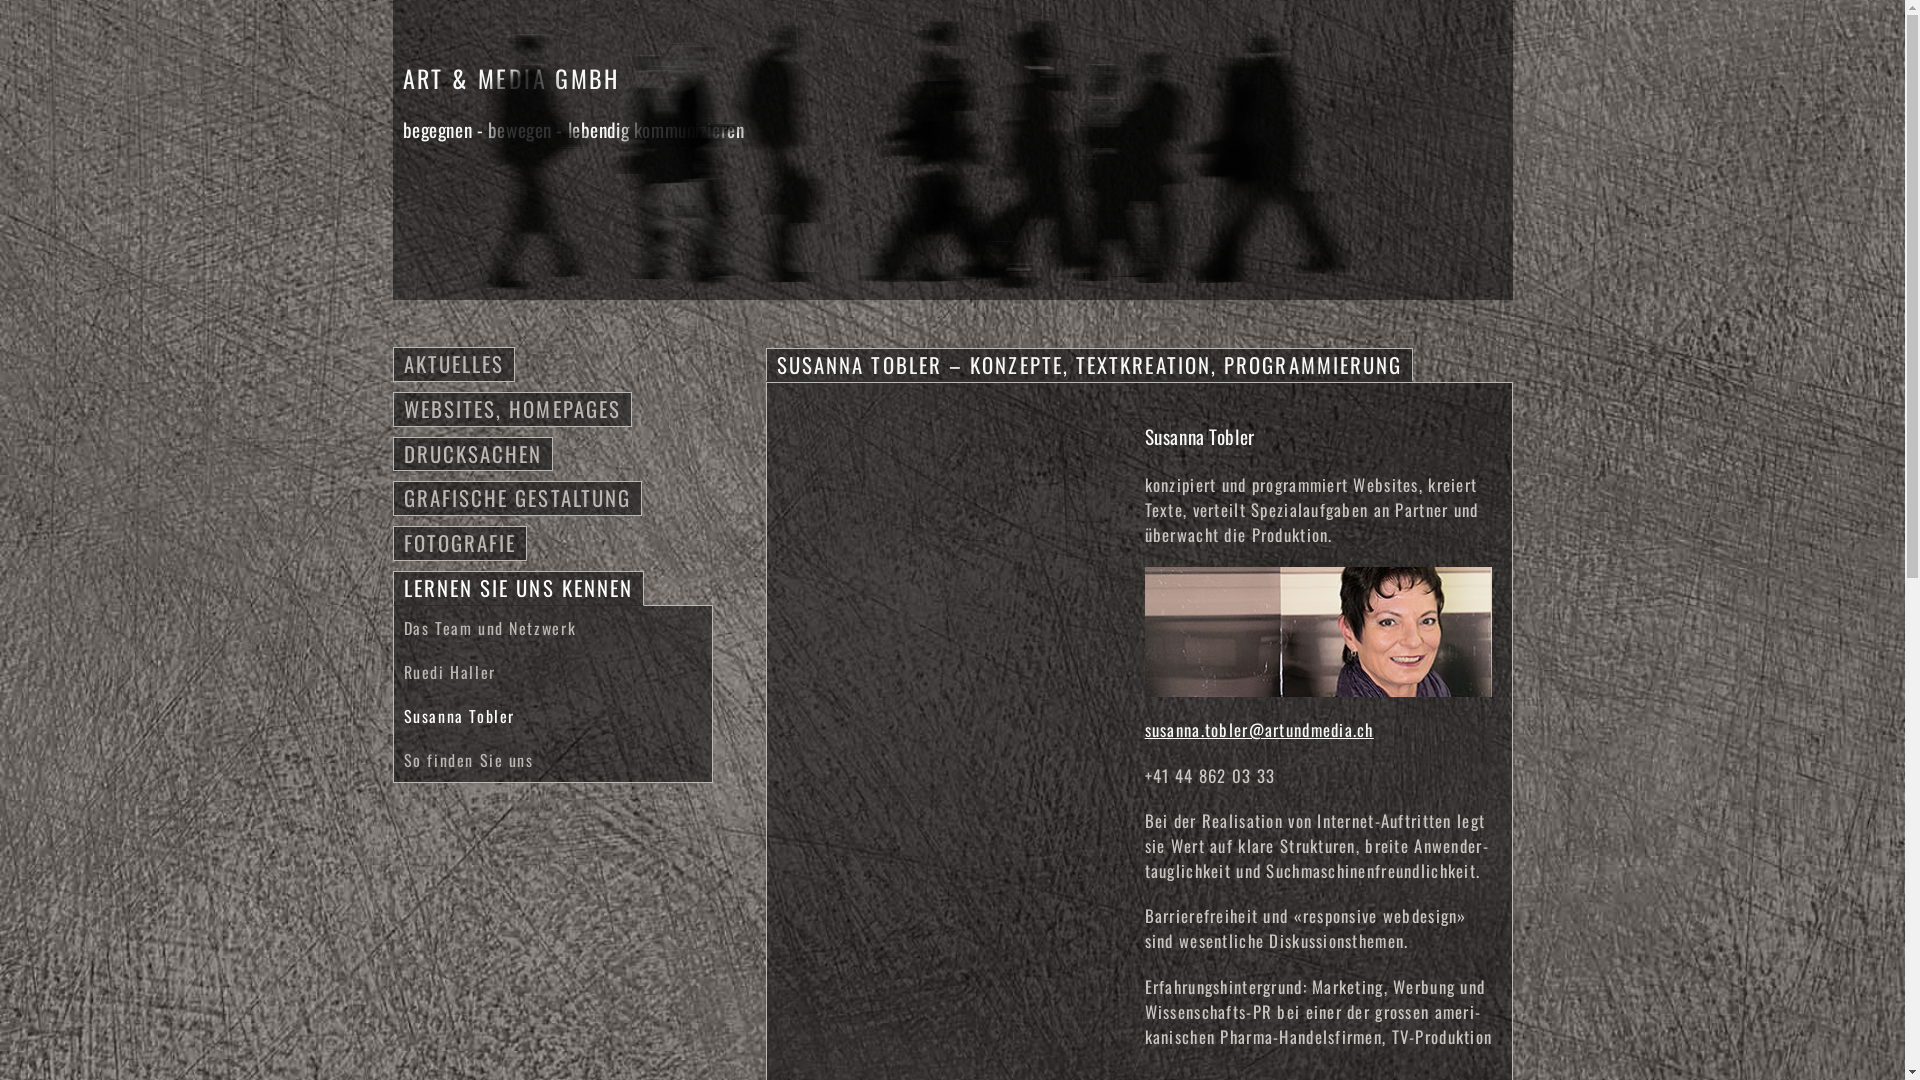 The width and height of the screenshot is (1920, 1080). What do you see at coordinates (453, 363) in the screenshot?
I see `'AKTUELLES'` at bounding box center [453, 363].